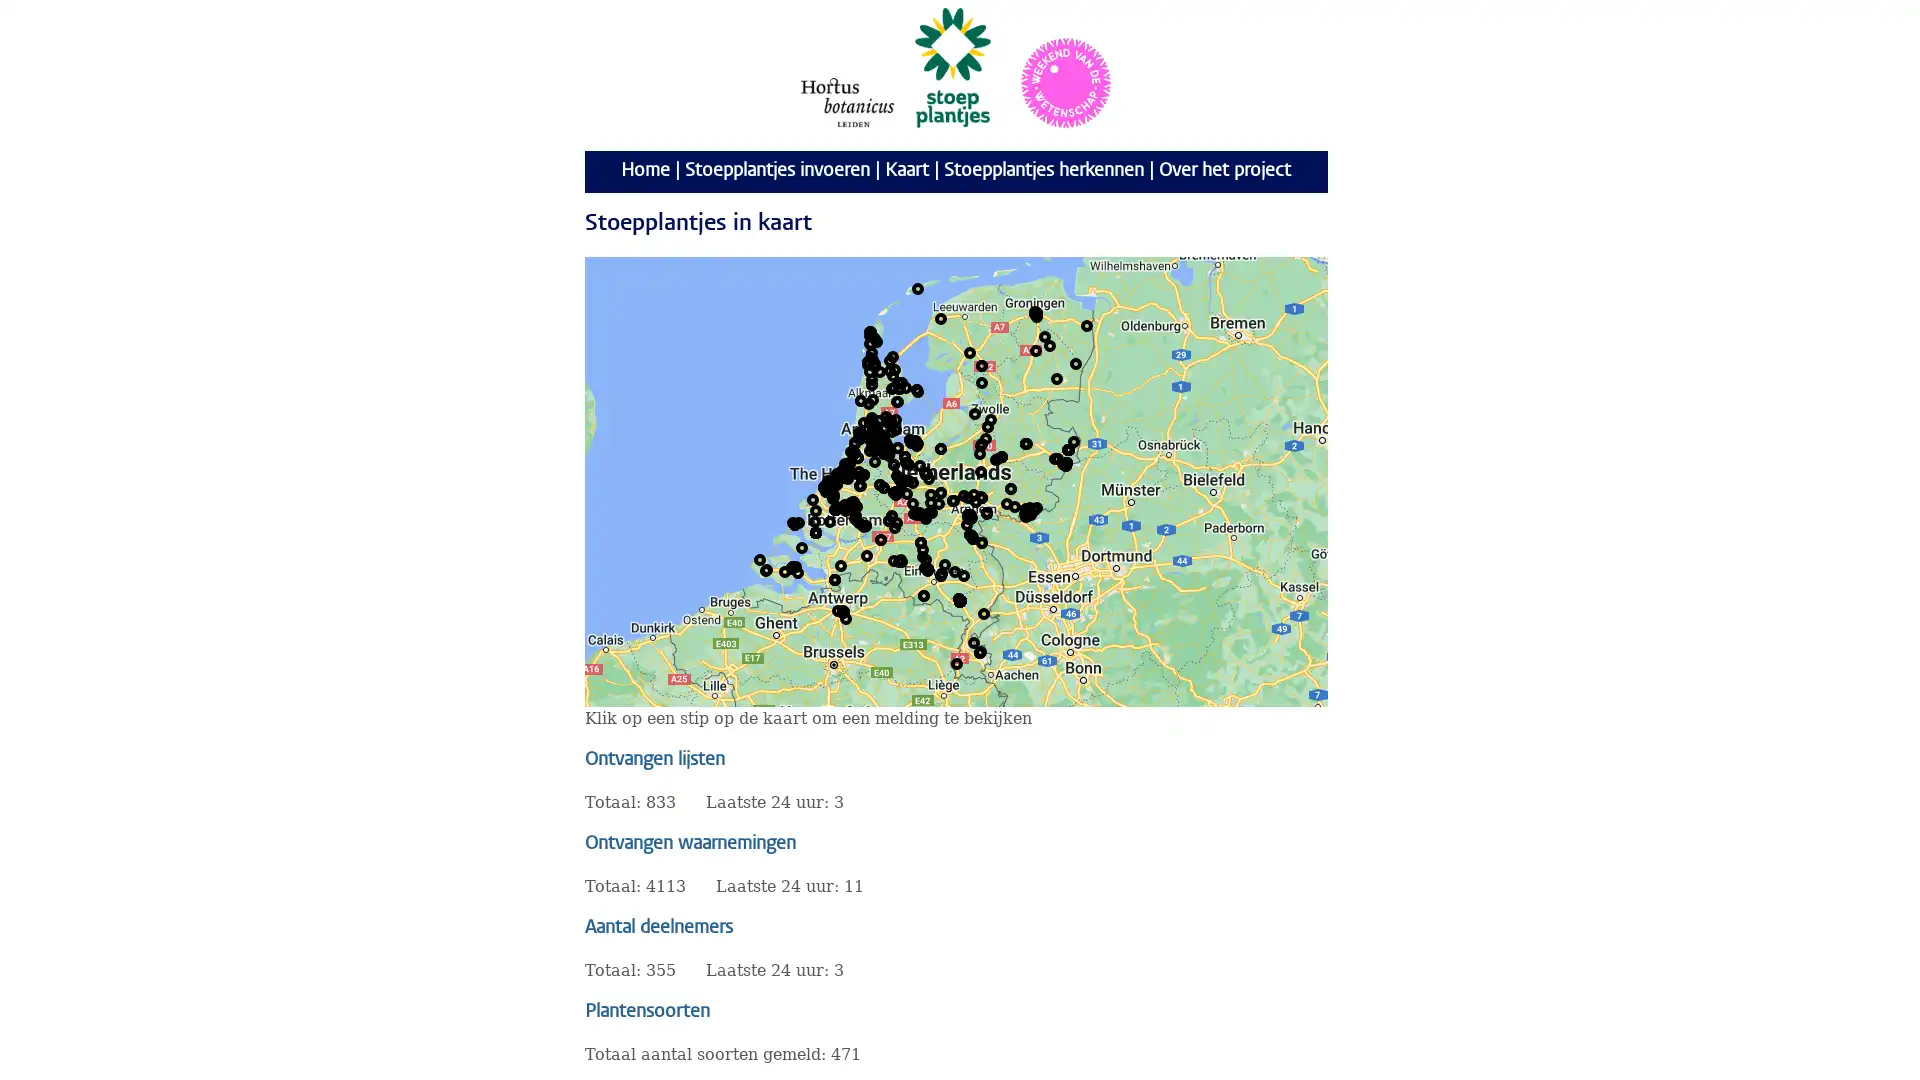 The image size is (1920, 1080). Describe the element at coordinates (879, 445) in the screenshot. I see `Telling van Ria Simon op 07 oktober 2021` at that location.